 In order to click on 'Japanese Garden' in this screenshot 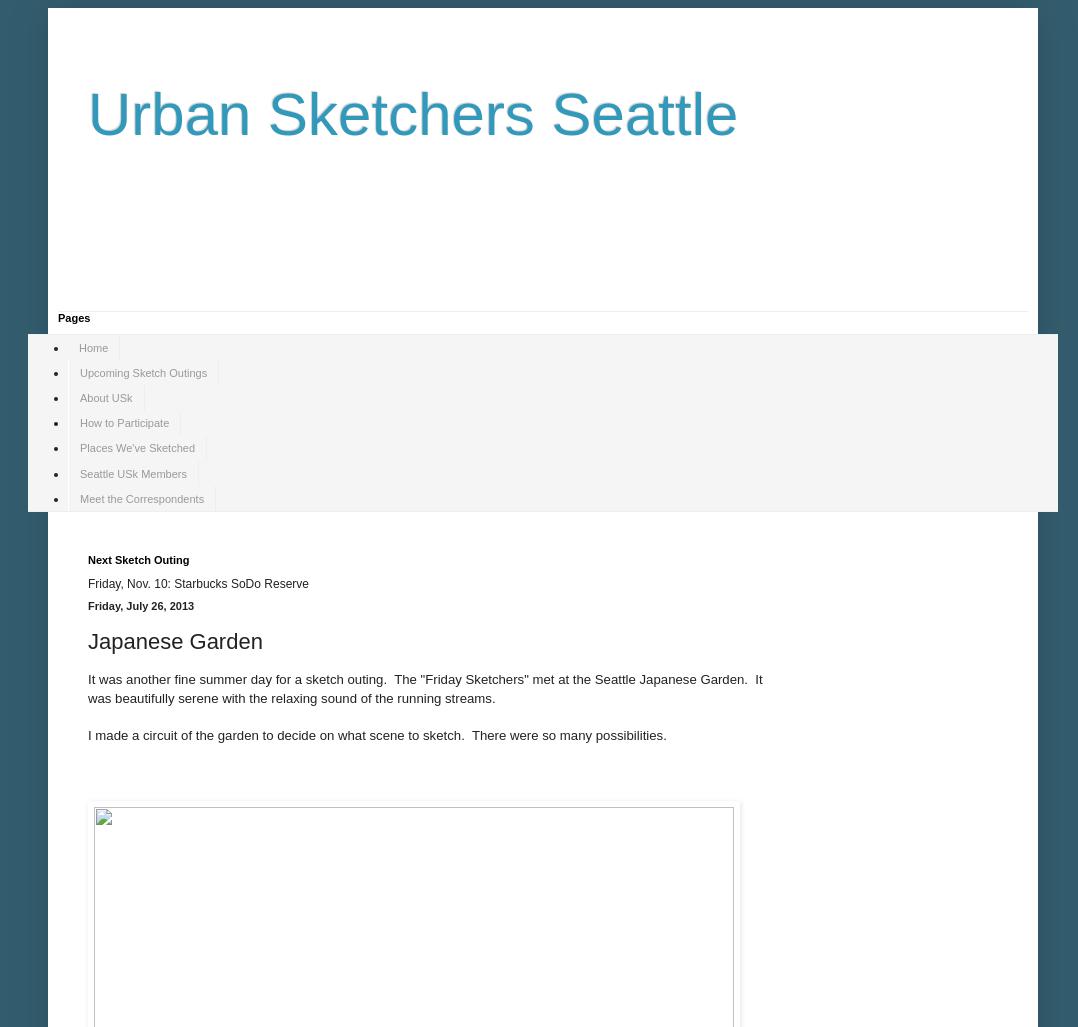, I will do `click(173, 639)`.